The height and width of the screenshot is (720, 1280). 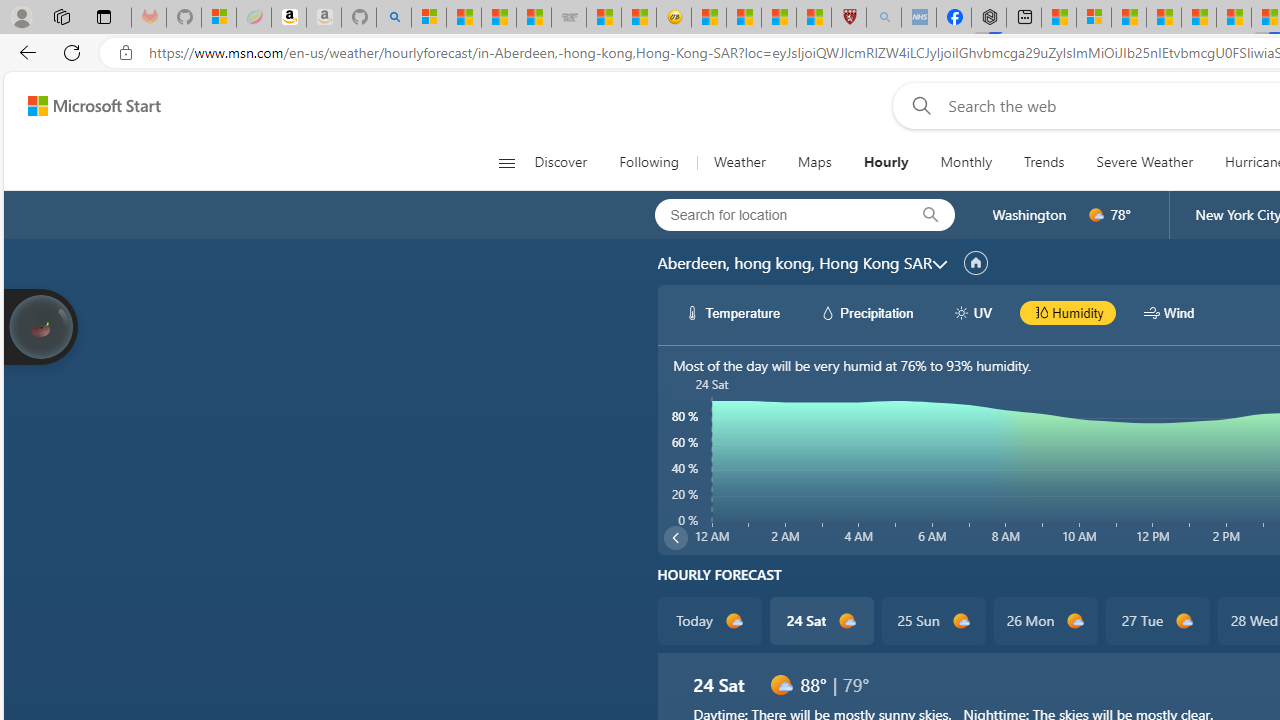 What do you see at coordinates (972, 312) in the screenshot?
I see `'hourlyChart/uvWhite UV'` at bounding box center [972, 312].